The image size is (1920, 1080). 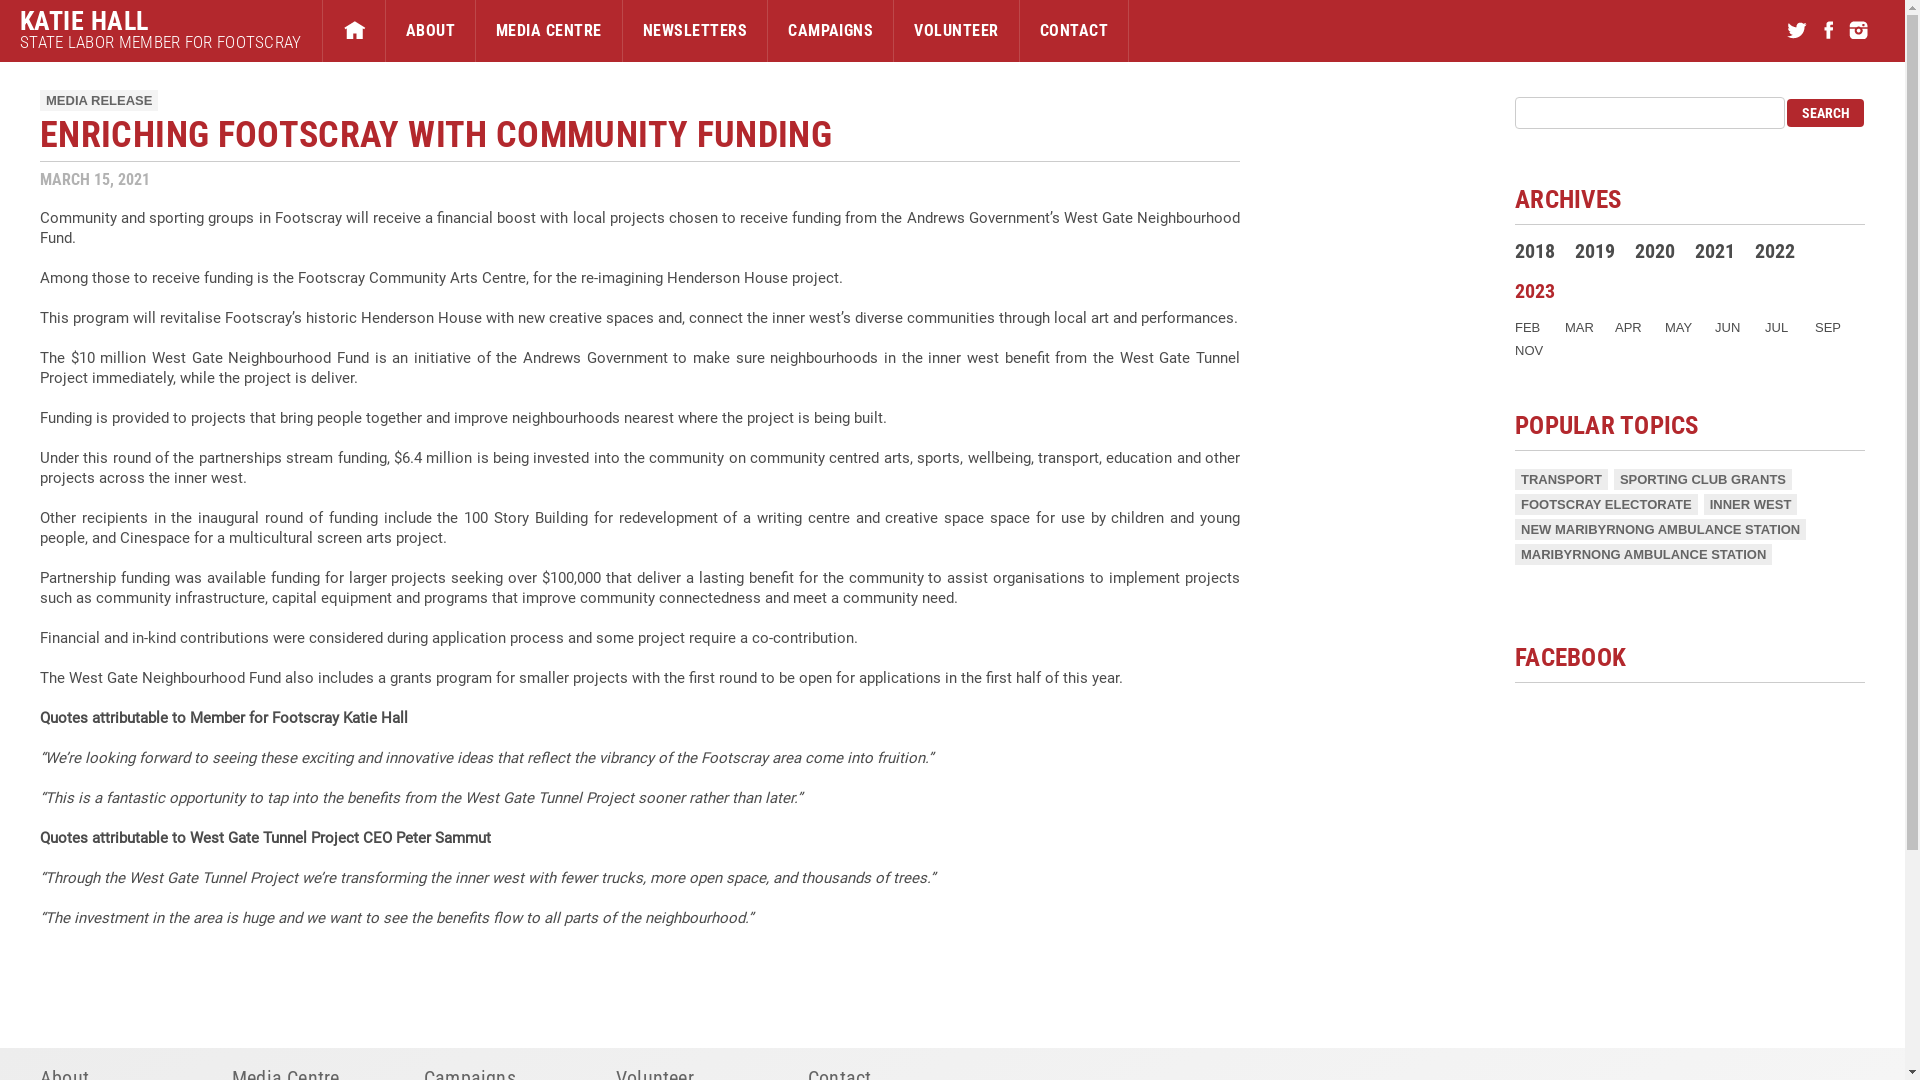 I want to click on 'INNER WEST', so click(x=1750, y=503).